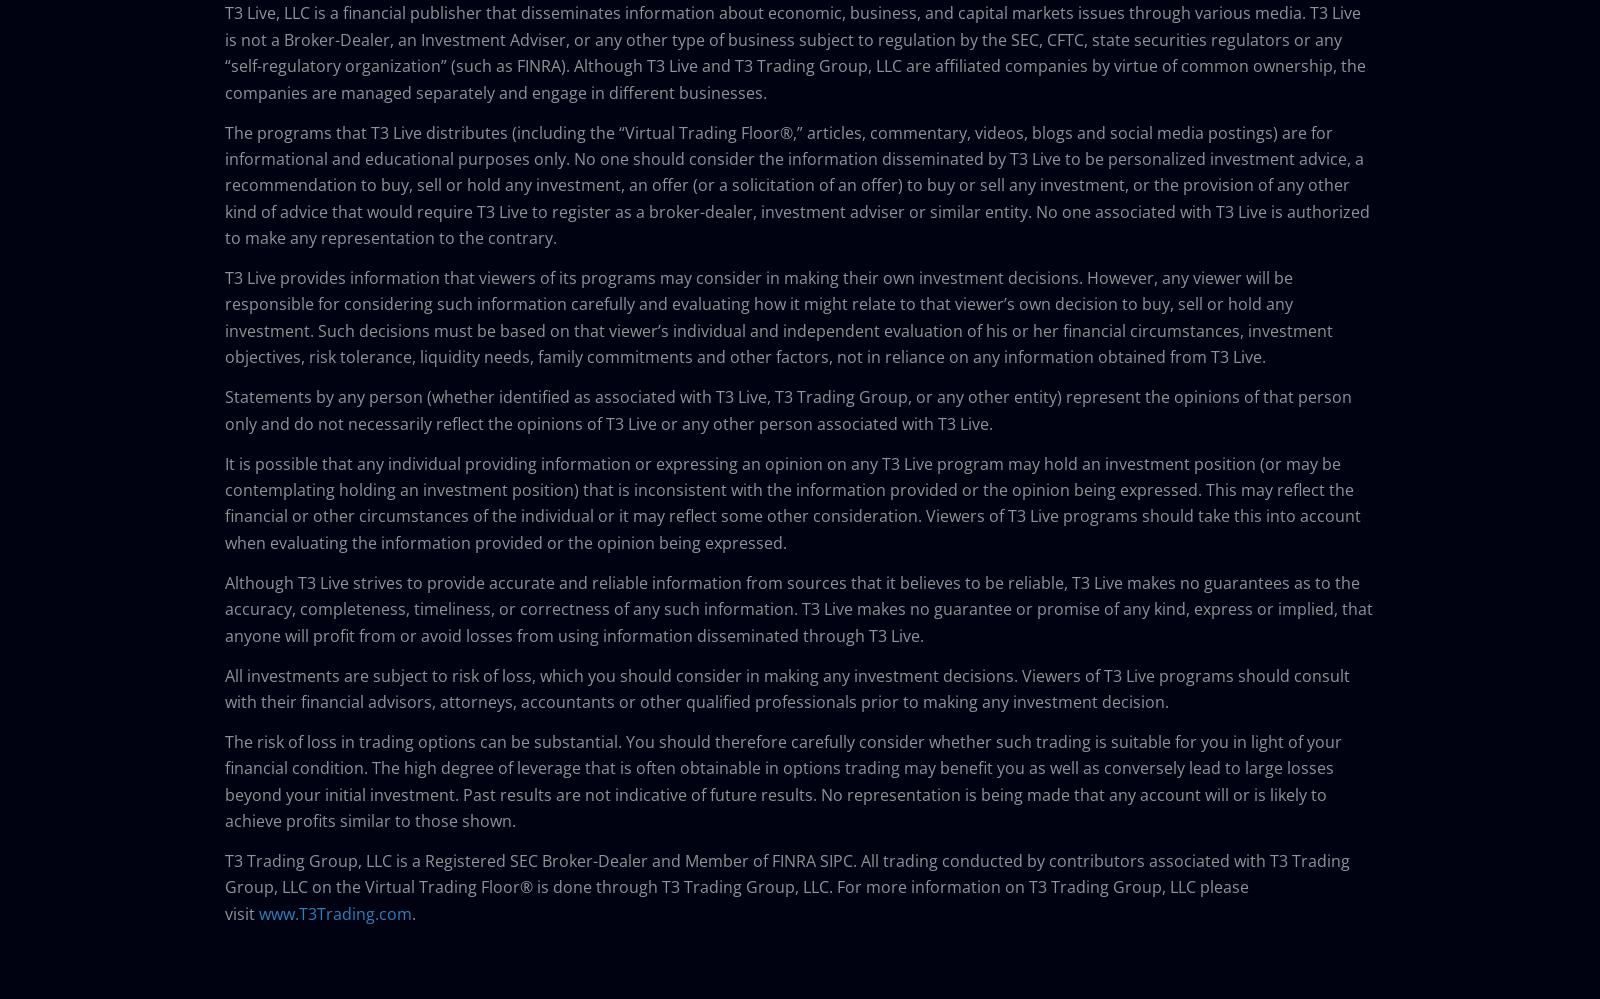  Describe the element at coordinates (792, 501) in the screenshot. I see `'It is possible that any individual providing information or expressing an opinion on any T3 Live program may hold an investment position (or may be contemplating holding an investment position) that is inconsistent with the information provided or the opinion being expressed. This may reflect the financial or other circumstances of the individual or it may reflect some other consideration. Viewers of T3 Live programs should take this into account when evaluating the information provided or the opinion being expressed.'` at that location.